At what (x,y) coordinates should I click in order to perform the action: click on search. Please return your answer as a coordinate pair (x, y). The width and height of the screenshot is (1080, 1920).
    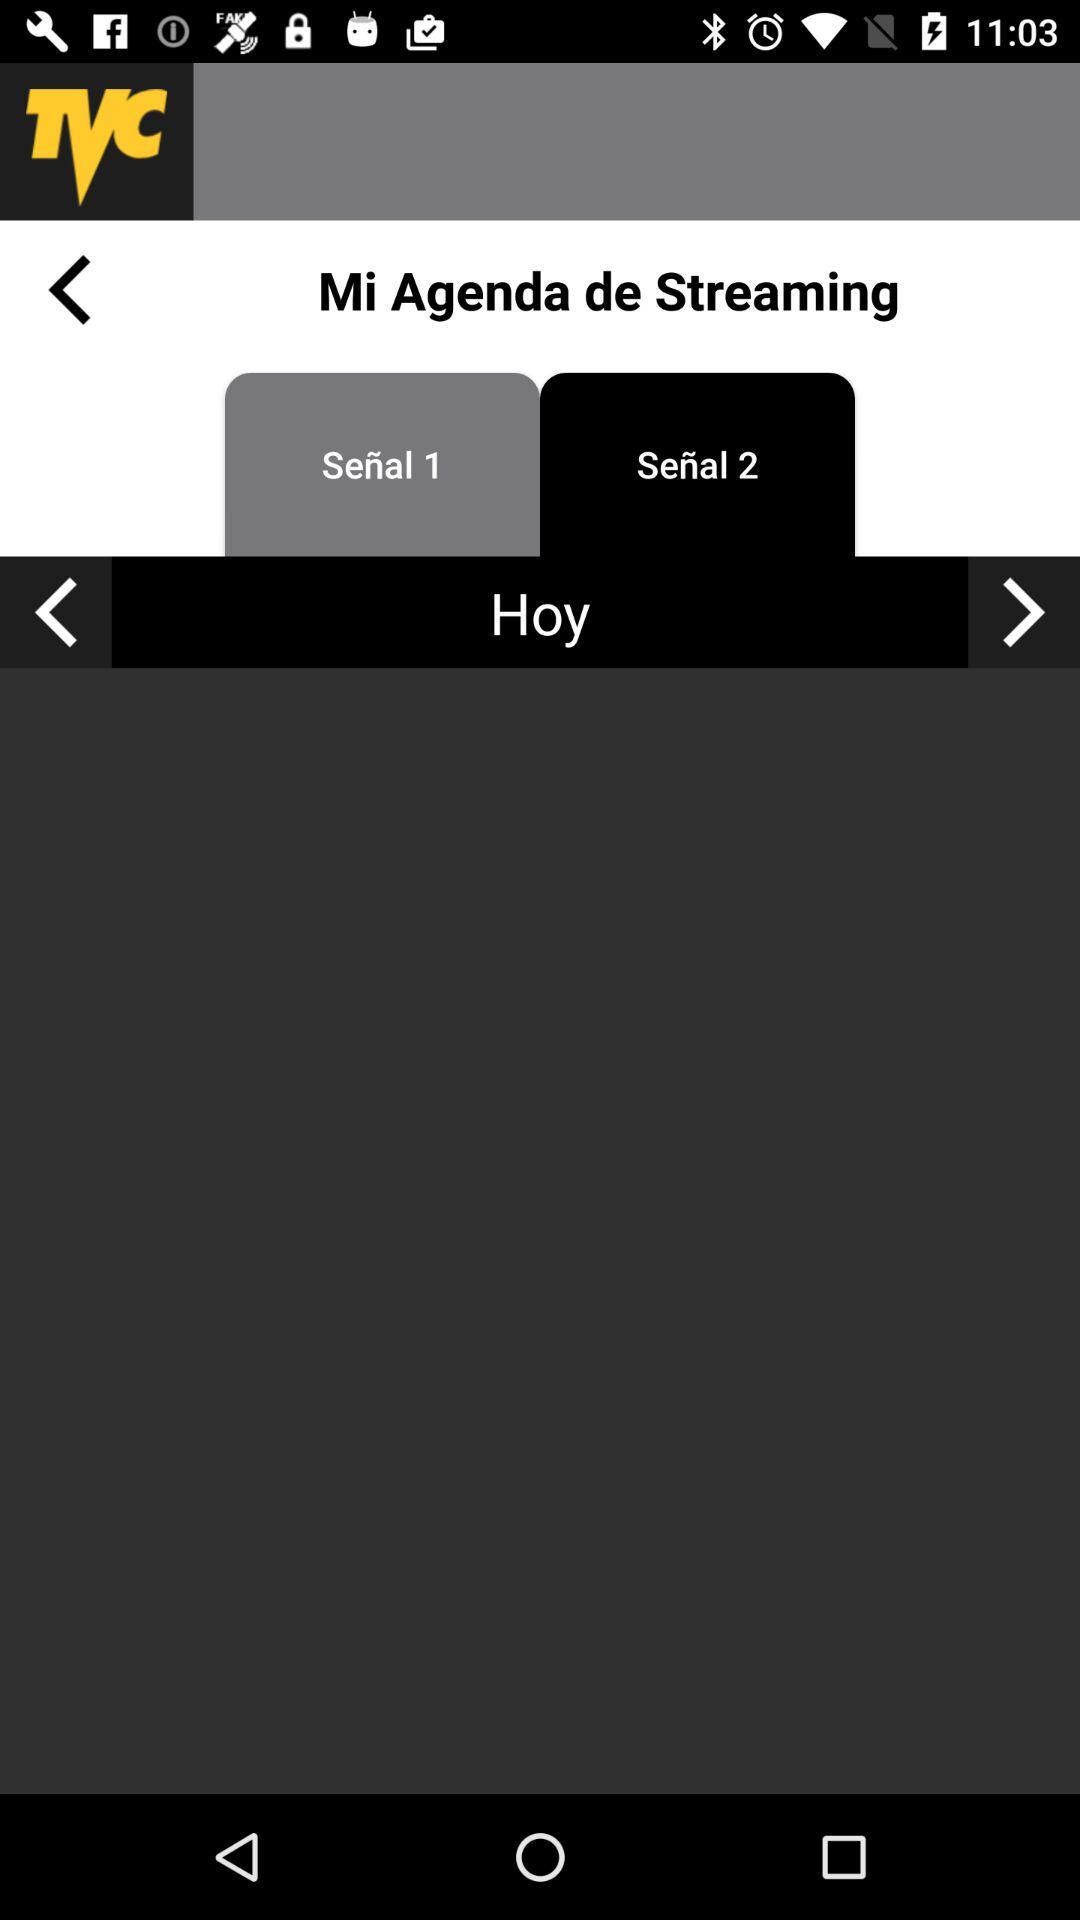
    Looking at the image, I should click on (636, 140).